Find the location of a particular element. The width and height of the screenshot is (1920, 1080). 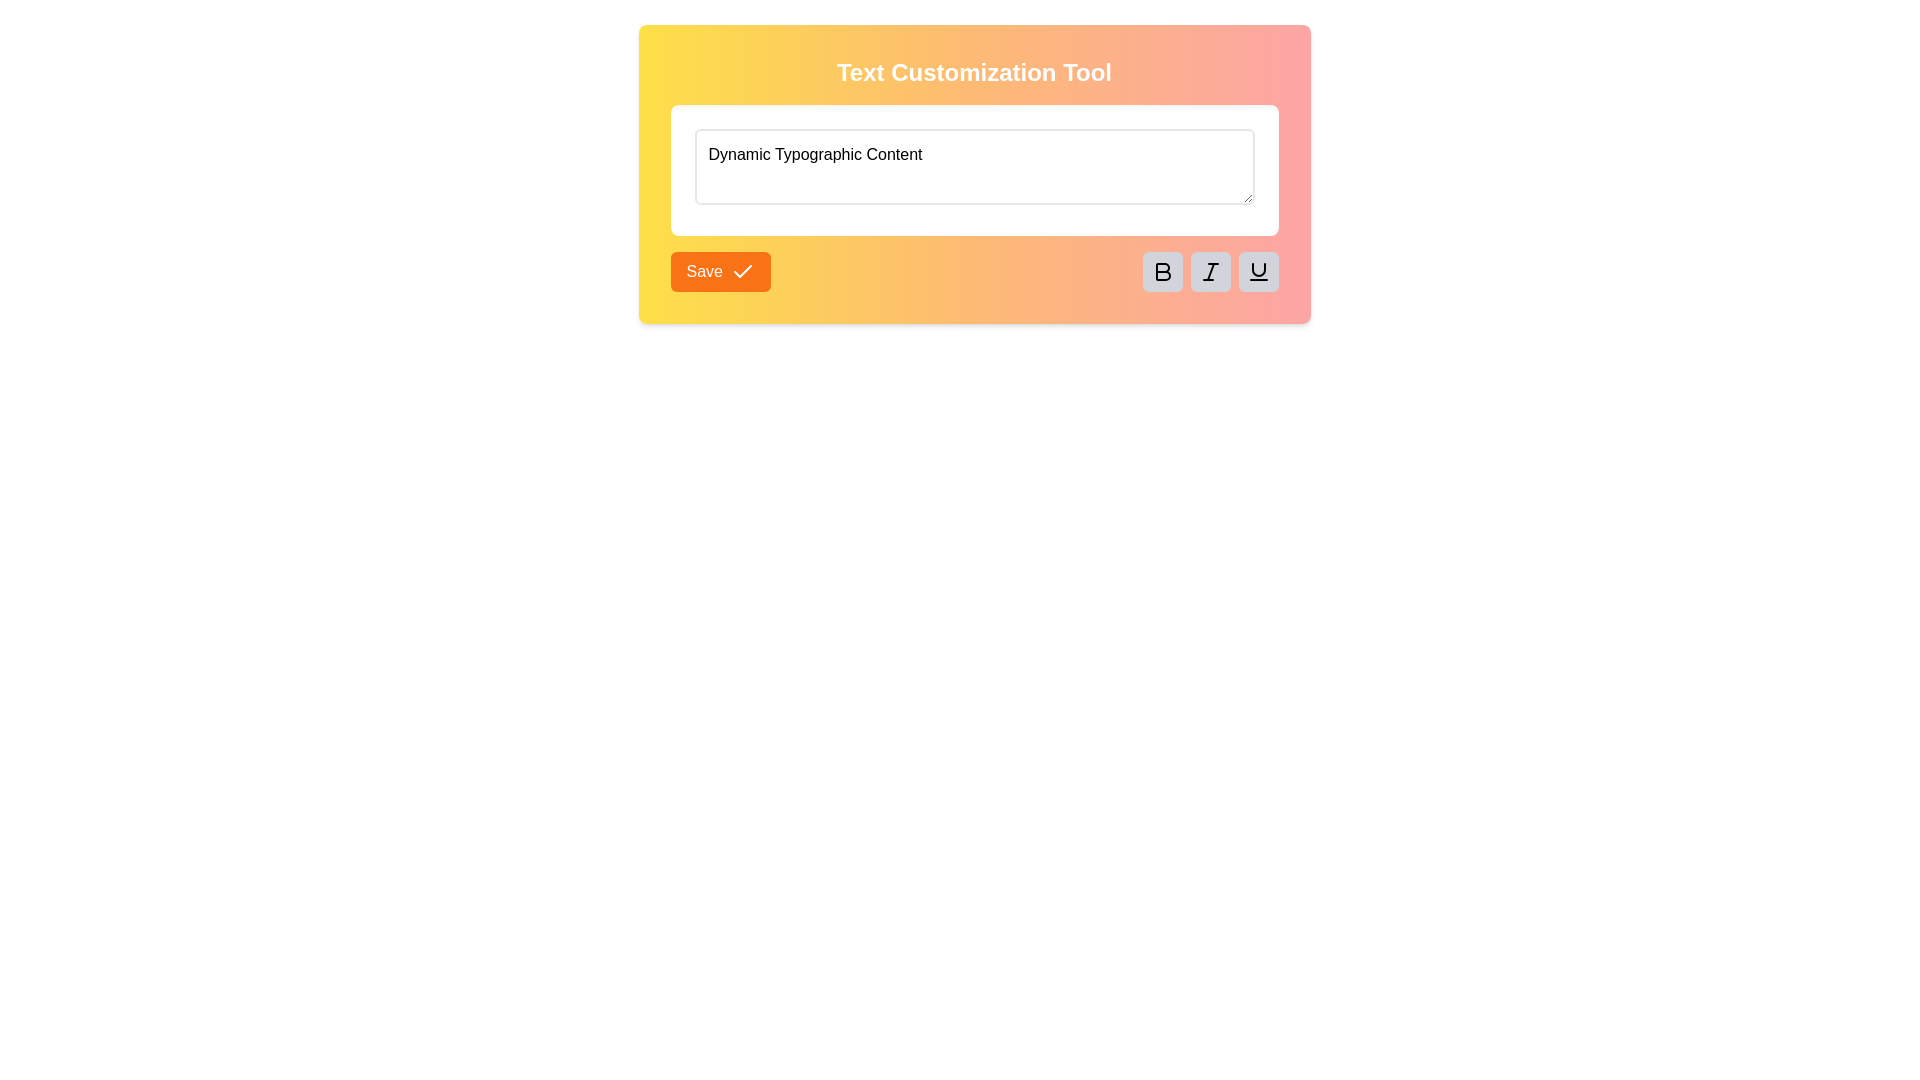

the first button in the group of formatting buttons is located at coordinates (1162, 272).